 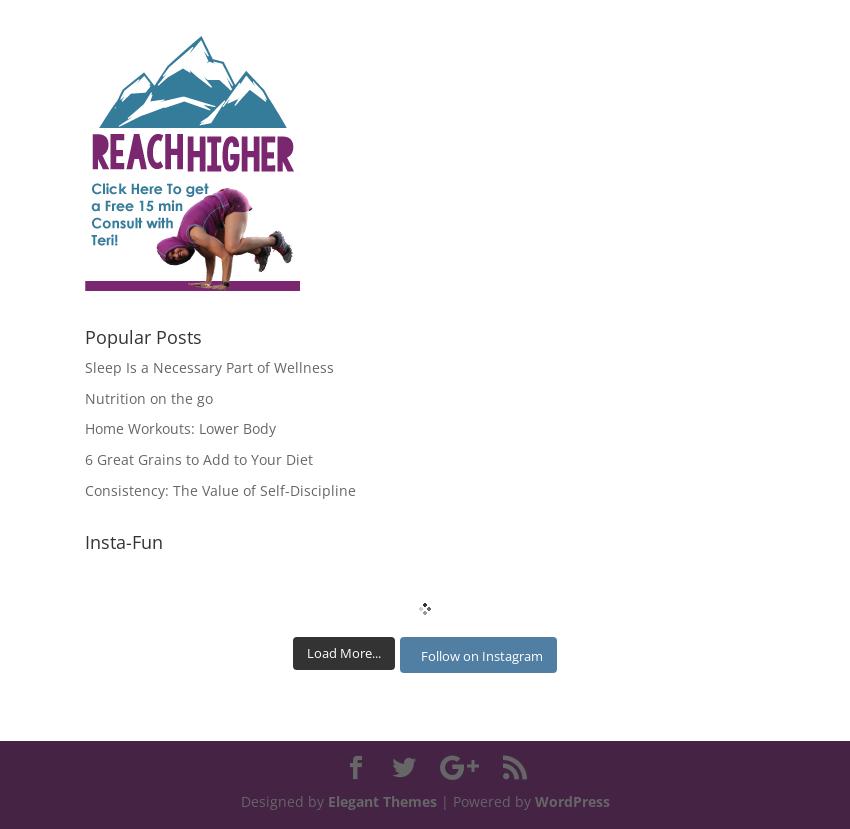 What do you see at coordinates (282, 800) in the screenshot?
I see `'Designed by'` at bounding box center [282, 800].